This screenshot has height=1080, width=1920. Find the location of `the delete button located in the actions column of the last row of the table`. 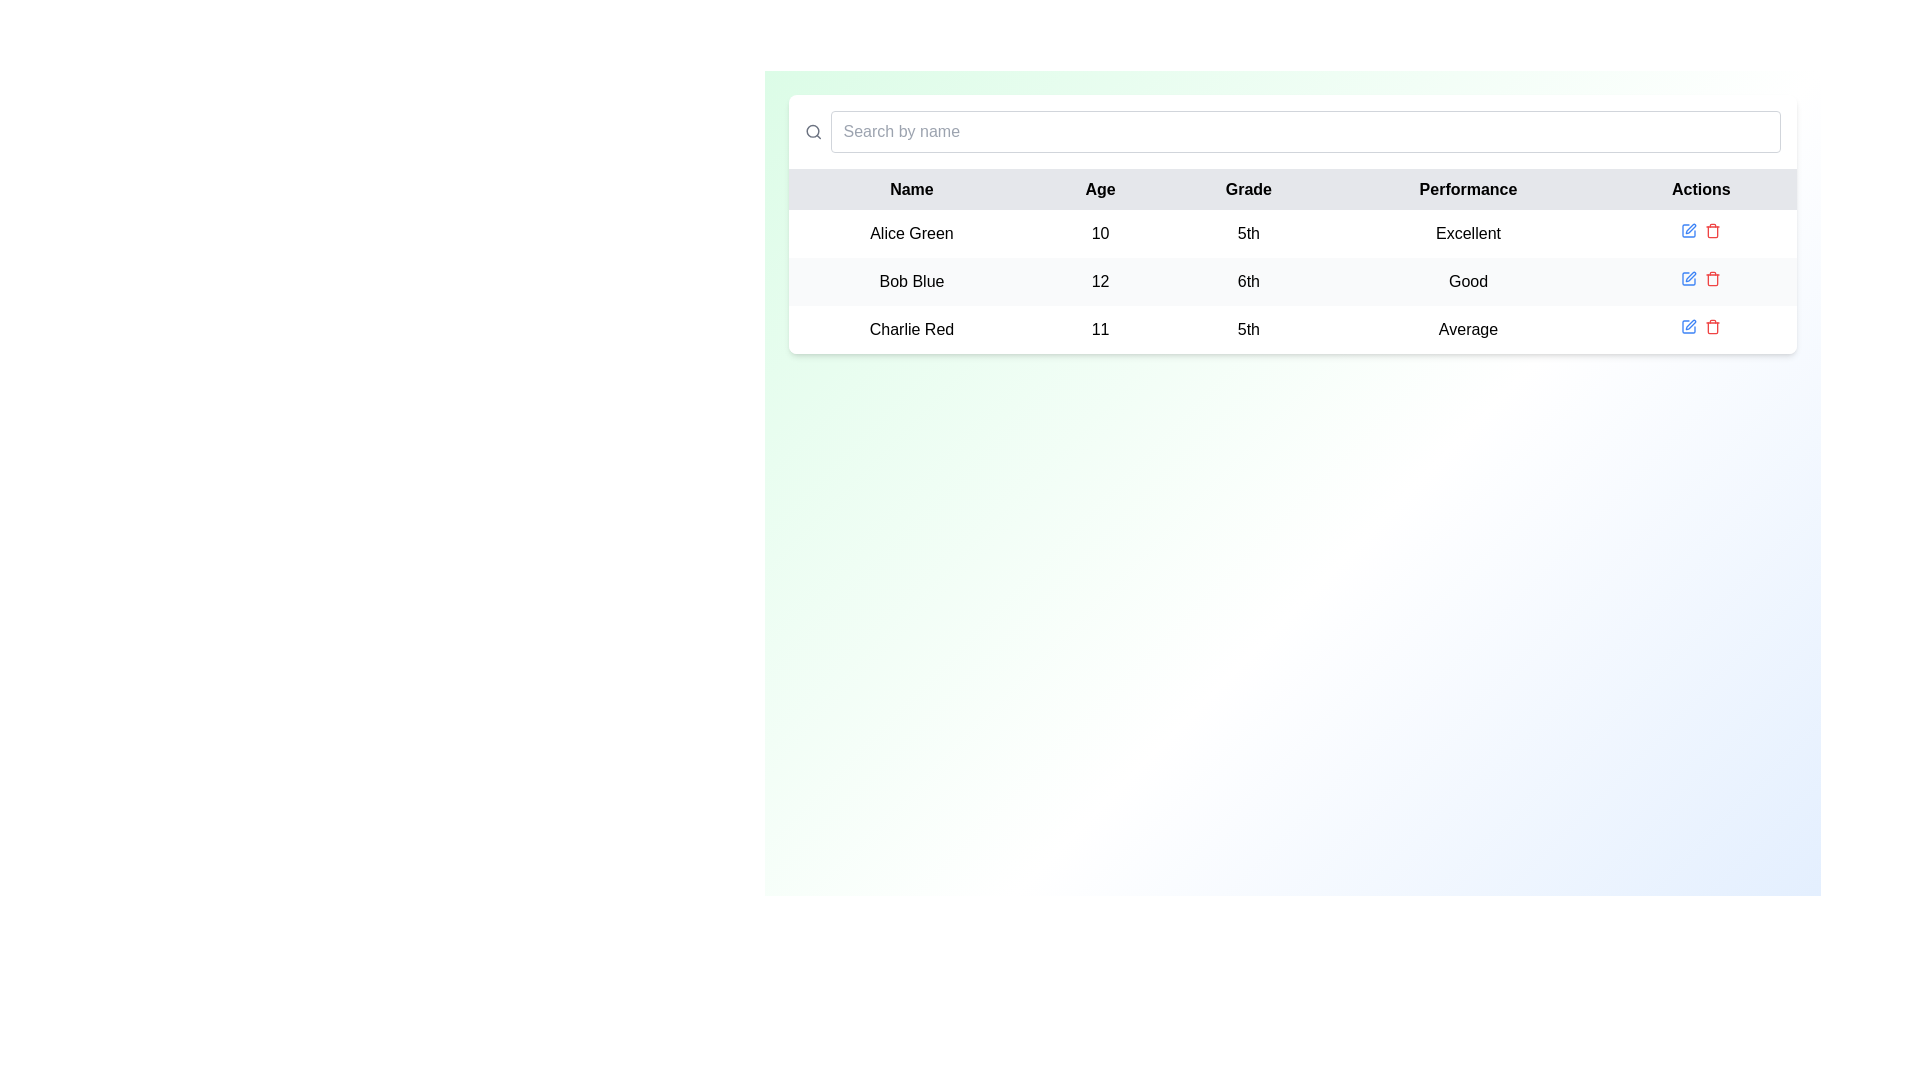

the delete button located in the actions column of the last row of the table is located at coordinates (1712, 326).